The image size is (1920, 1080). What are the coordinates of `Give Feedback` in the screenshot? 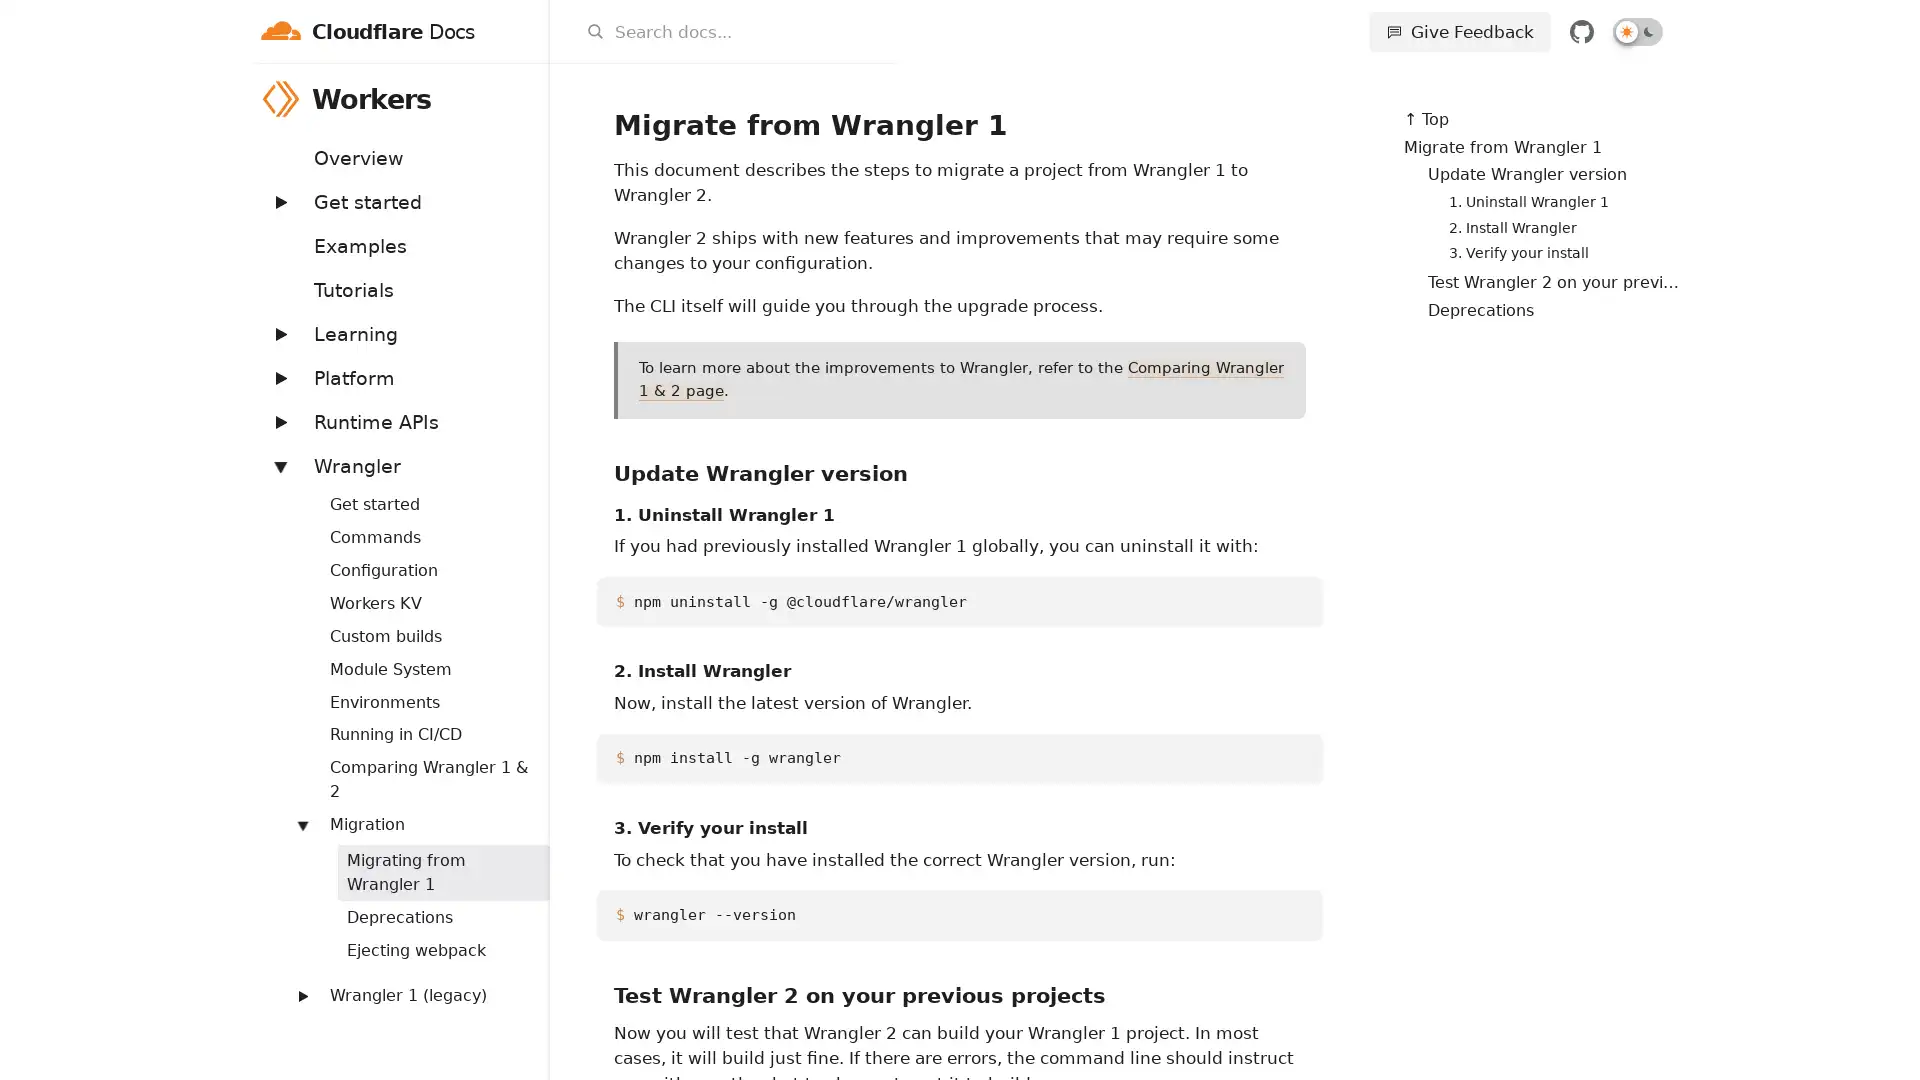 It's located at (1459, 31).